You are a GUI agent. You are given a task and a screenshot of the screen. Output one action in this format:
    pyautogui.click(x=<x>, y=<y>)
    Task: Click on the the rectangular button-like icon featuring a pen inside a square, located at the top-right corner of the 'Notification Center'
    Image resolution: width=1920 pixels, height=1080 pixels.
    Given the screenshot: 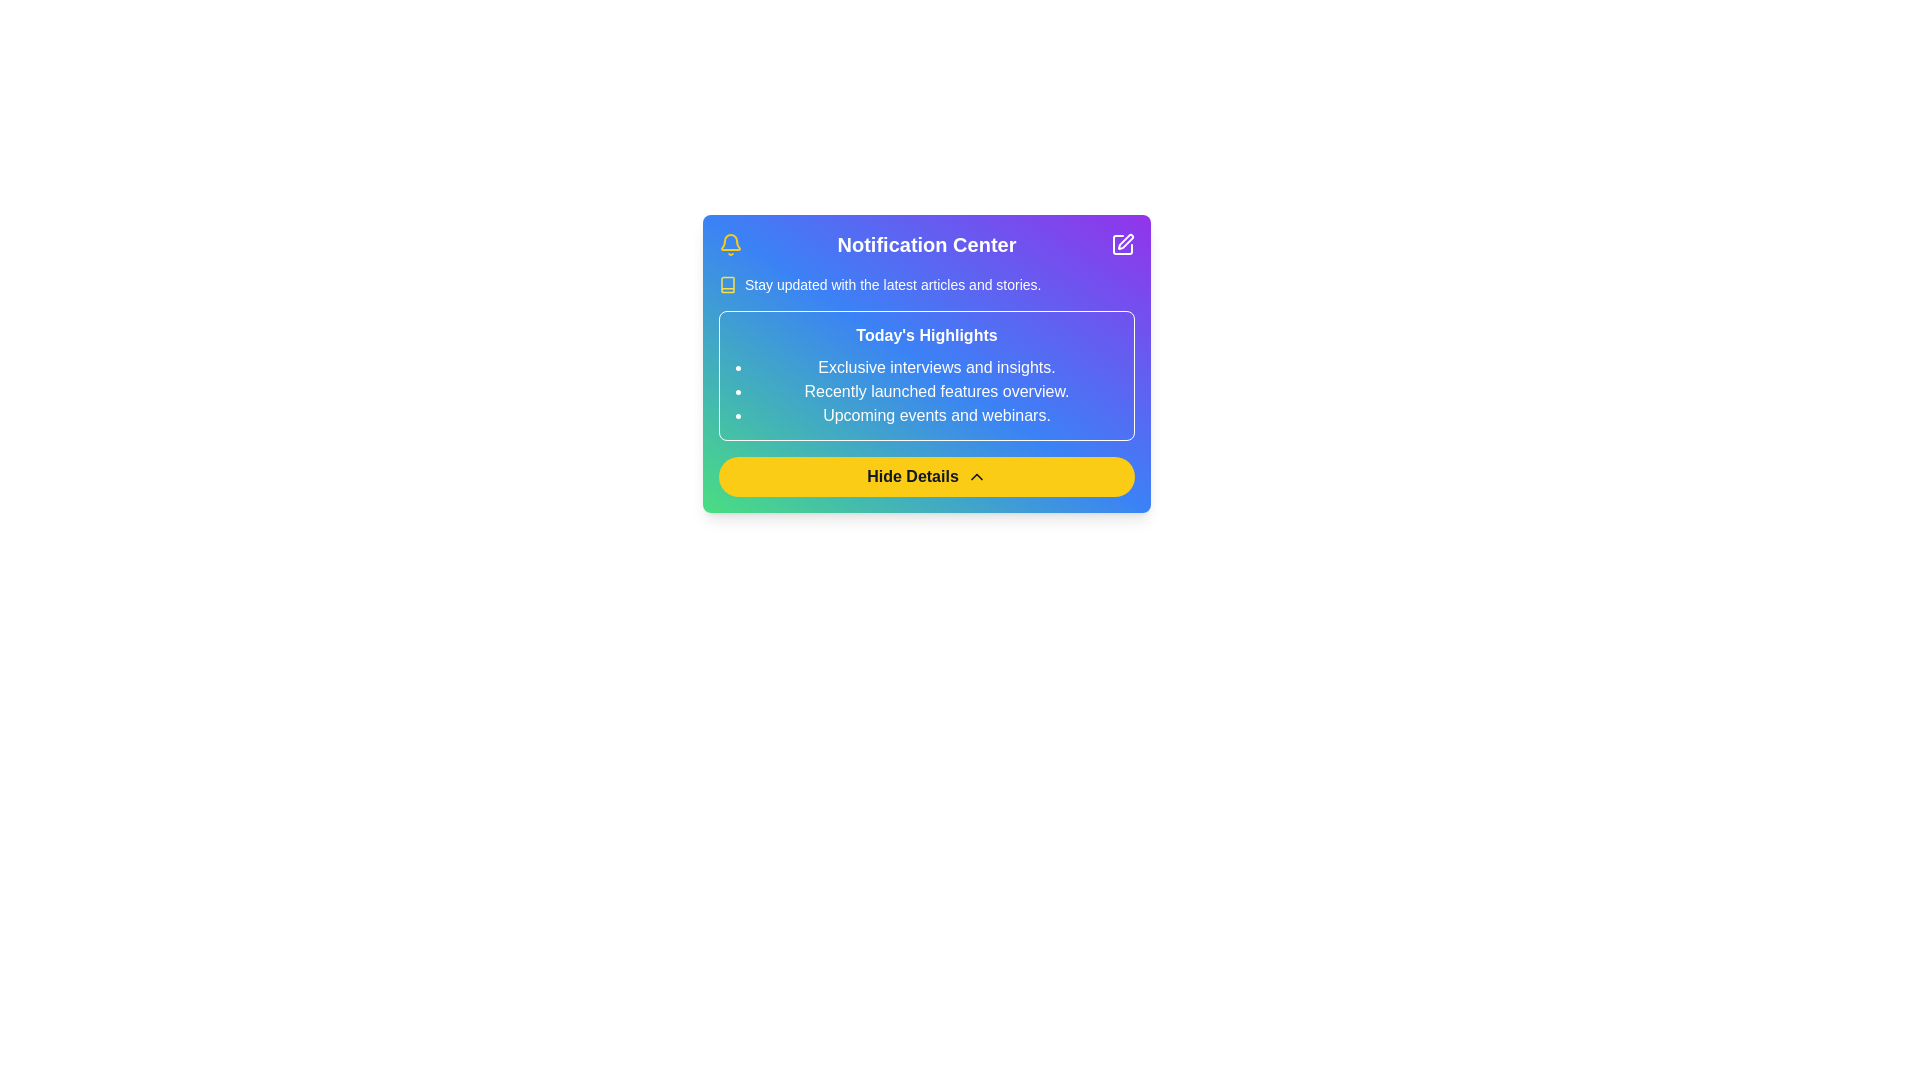 What is the action you would take?
    pyautogui.click(x=1123, y=244)
    